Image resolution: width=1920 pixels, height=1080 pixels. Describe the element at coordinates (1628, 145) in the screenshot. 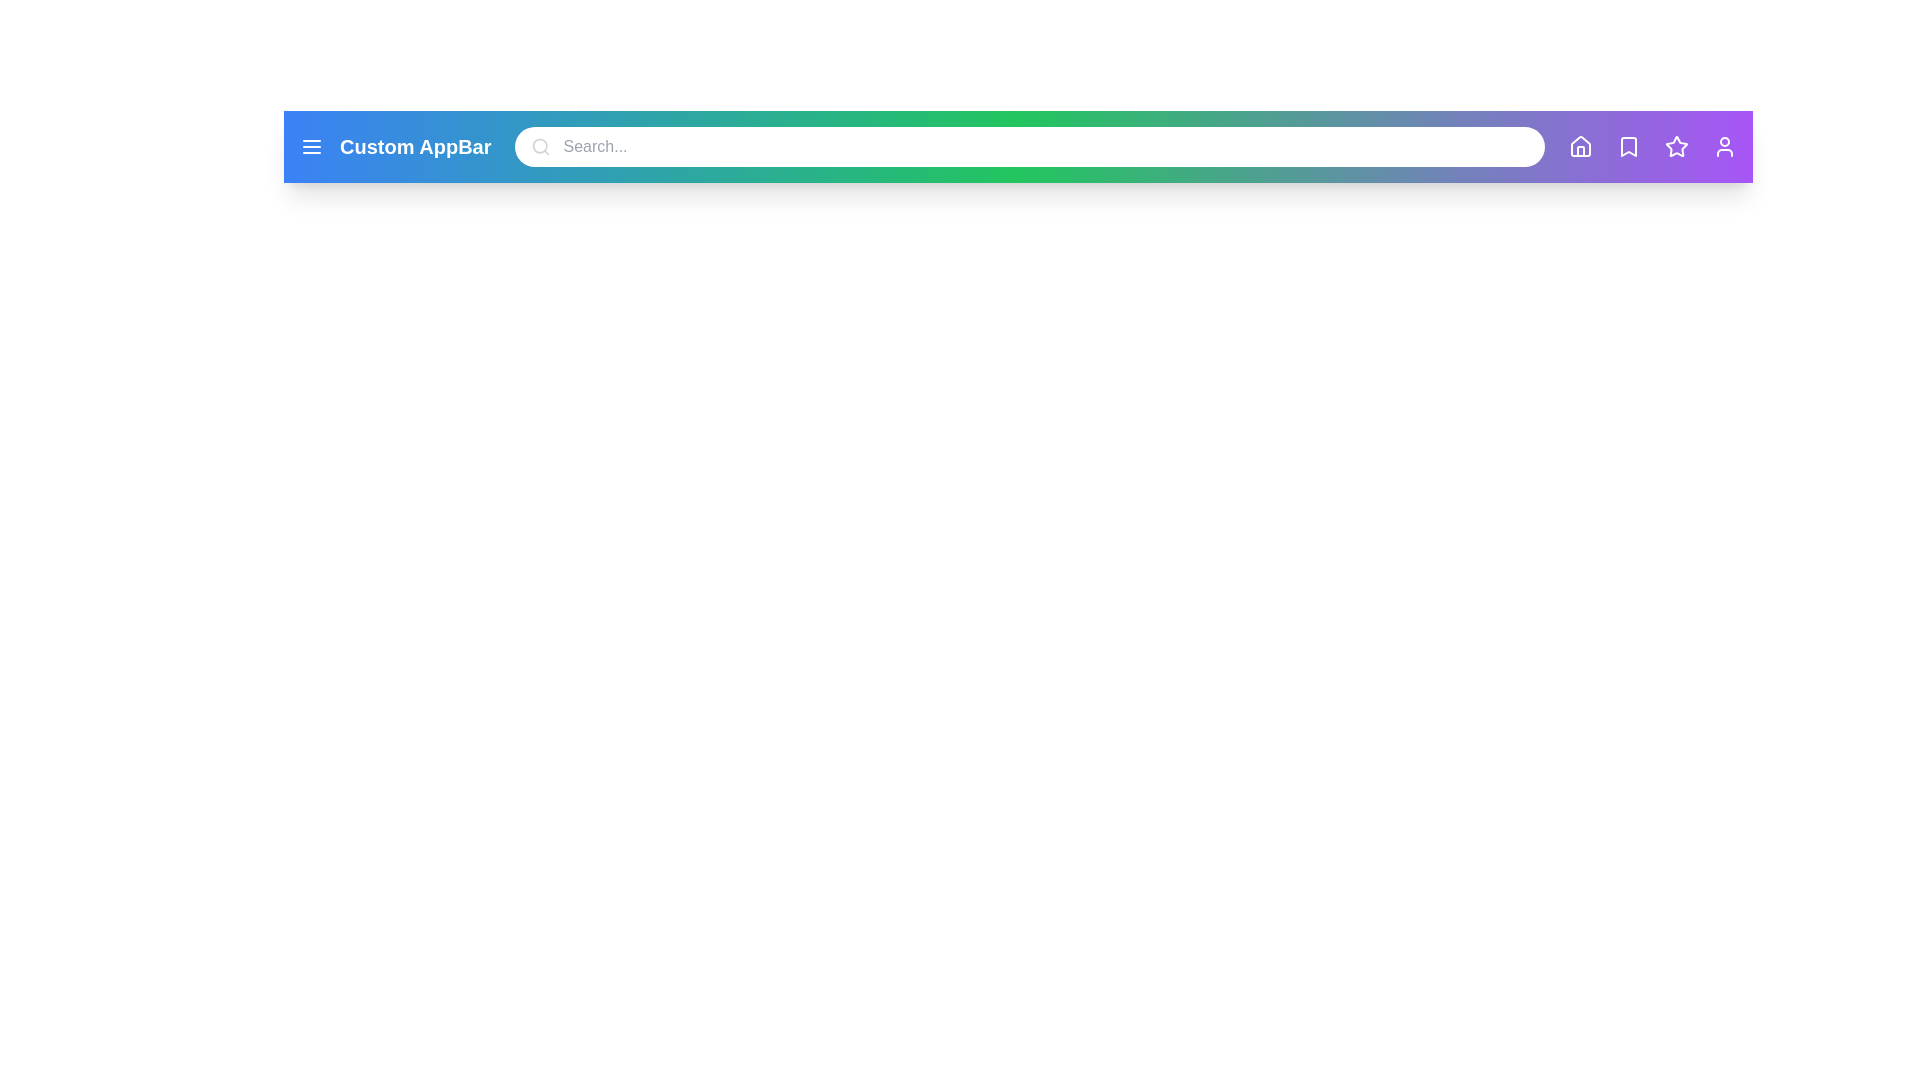

I see `the 'Bookmark' icon to view bookmarked items` at that location.